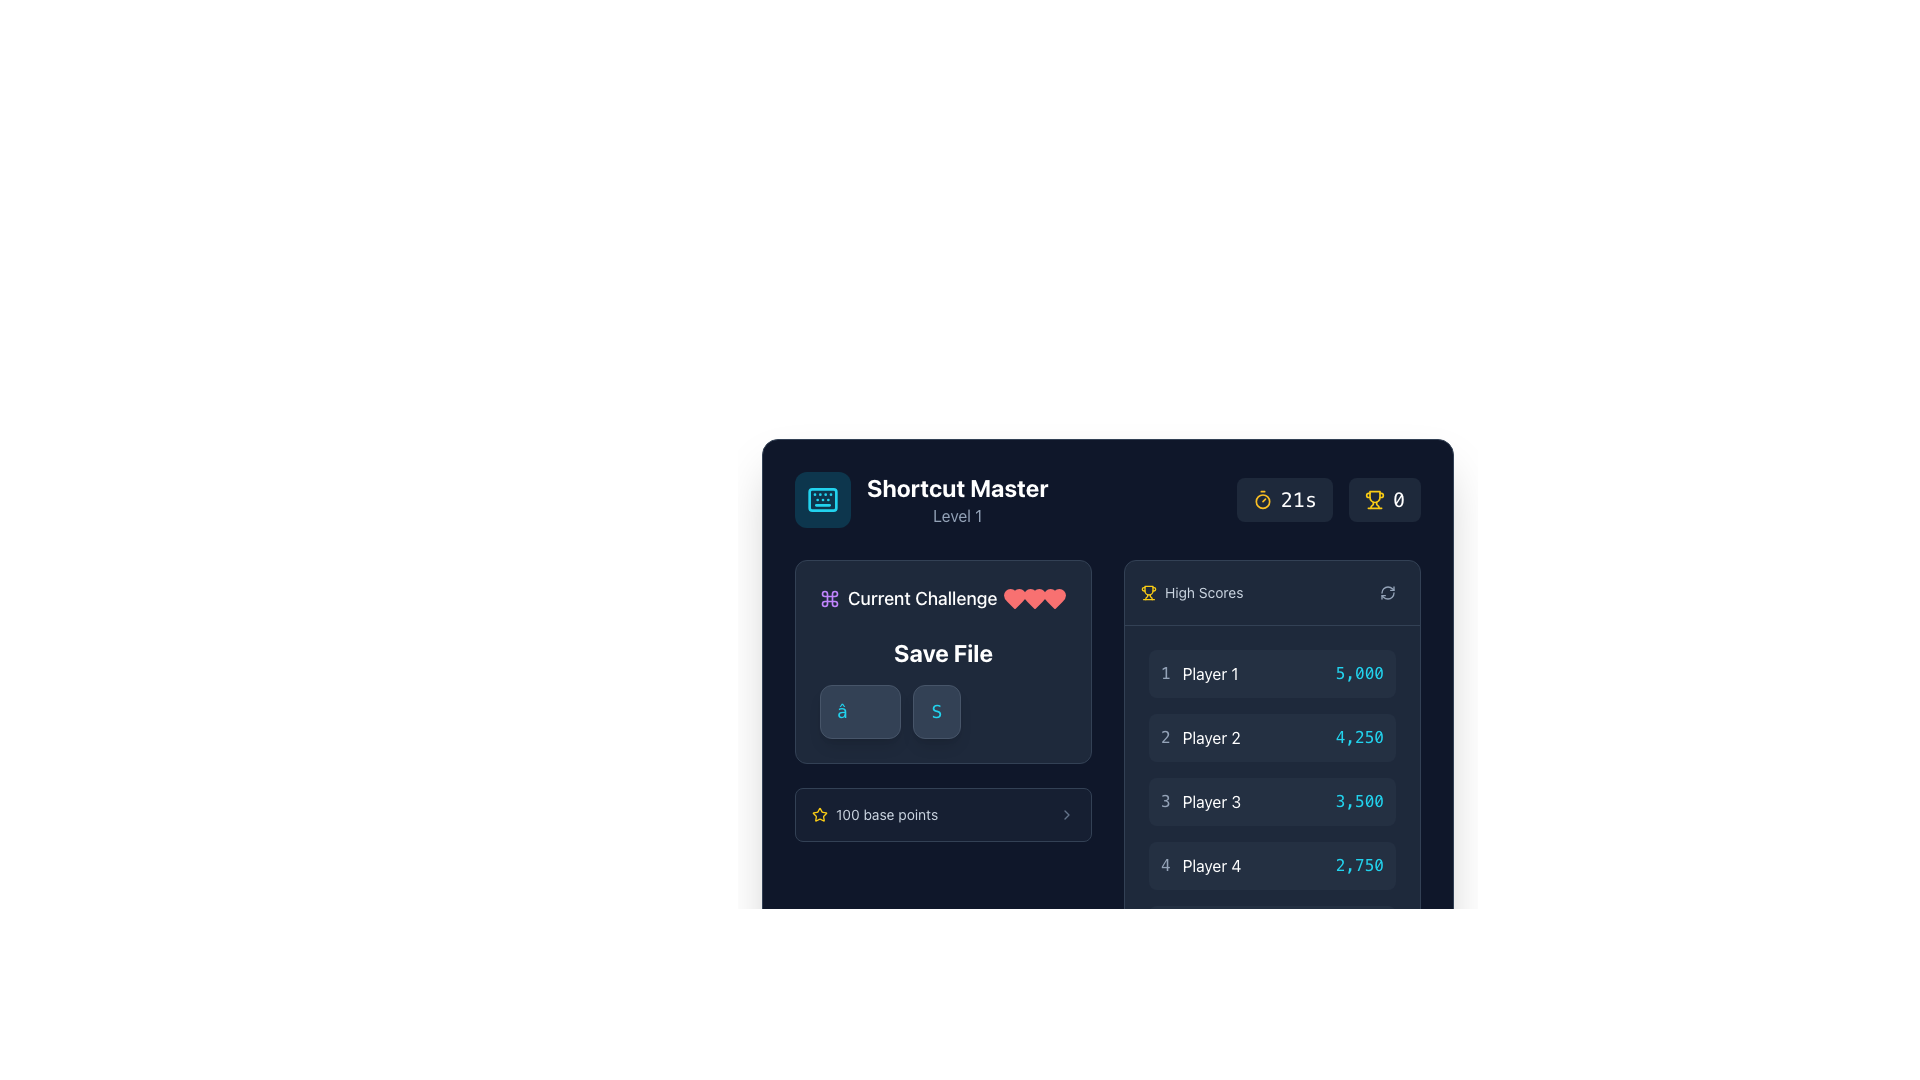 The height and width of the screenshot is (1080, 1920). Describe the element at coordinates (942, 652) in the screenshot. I see `the 'Save File' text label element, which is centrally located near the top of the interface and styled with bold white text on a dark background` at that location.